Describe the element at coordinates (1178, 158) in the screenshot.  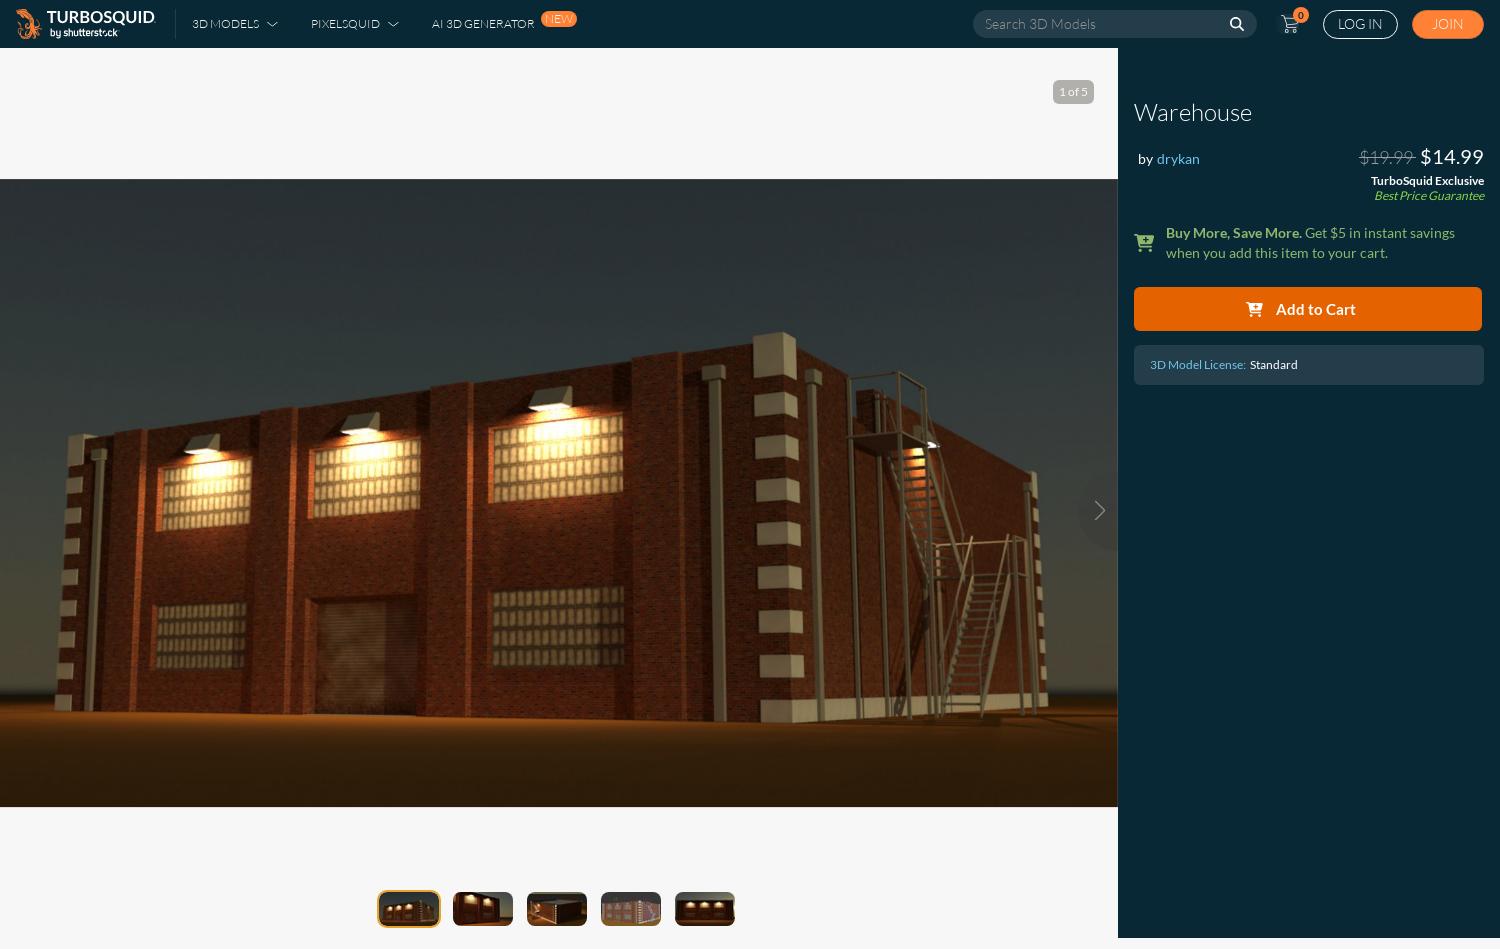
I see `'drykan'` at that location.